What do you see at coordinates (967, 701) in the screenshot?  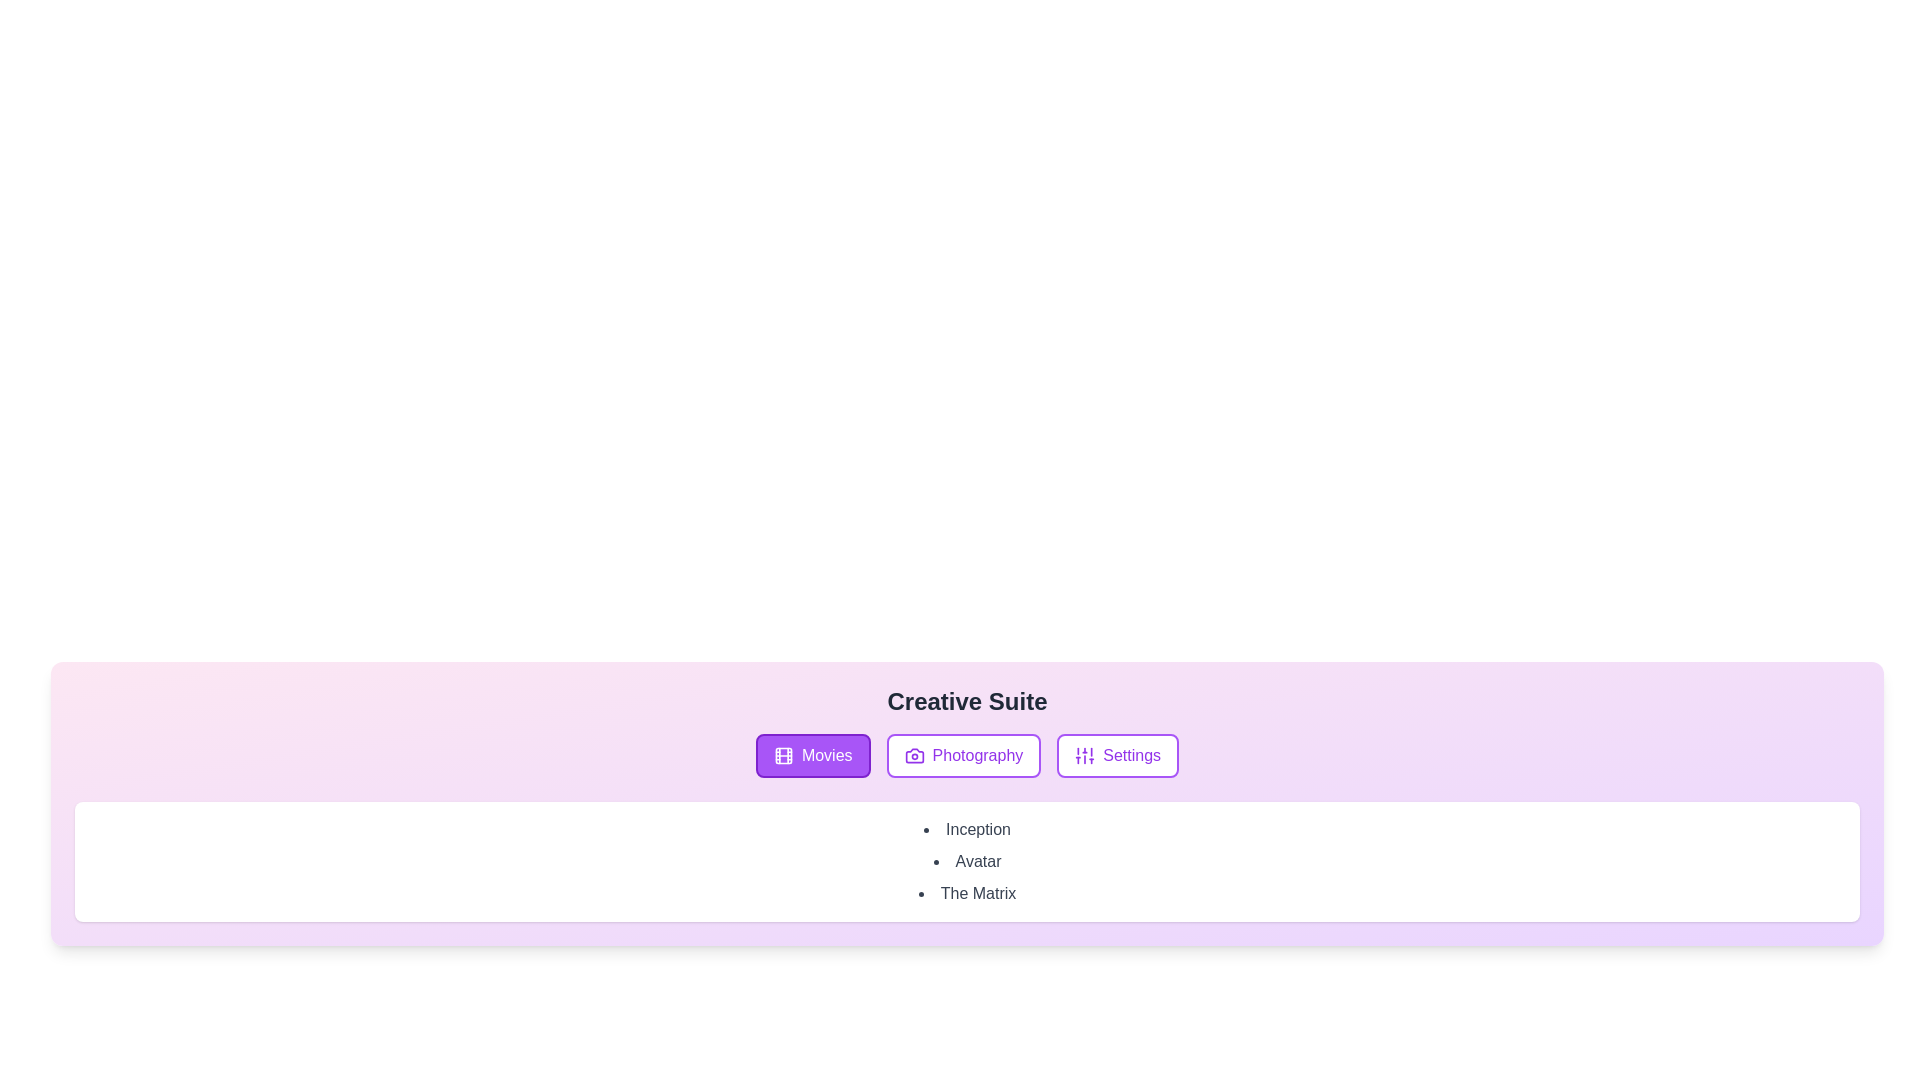 I see `the Text block element that serves as the title or heading for the section, located above the buttons labeled 'Movies', 'Photography', and 'Settings'` at bounding box center [967, 701].